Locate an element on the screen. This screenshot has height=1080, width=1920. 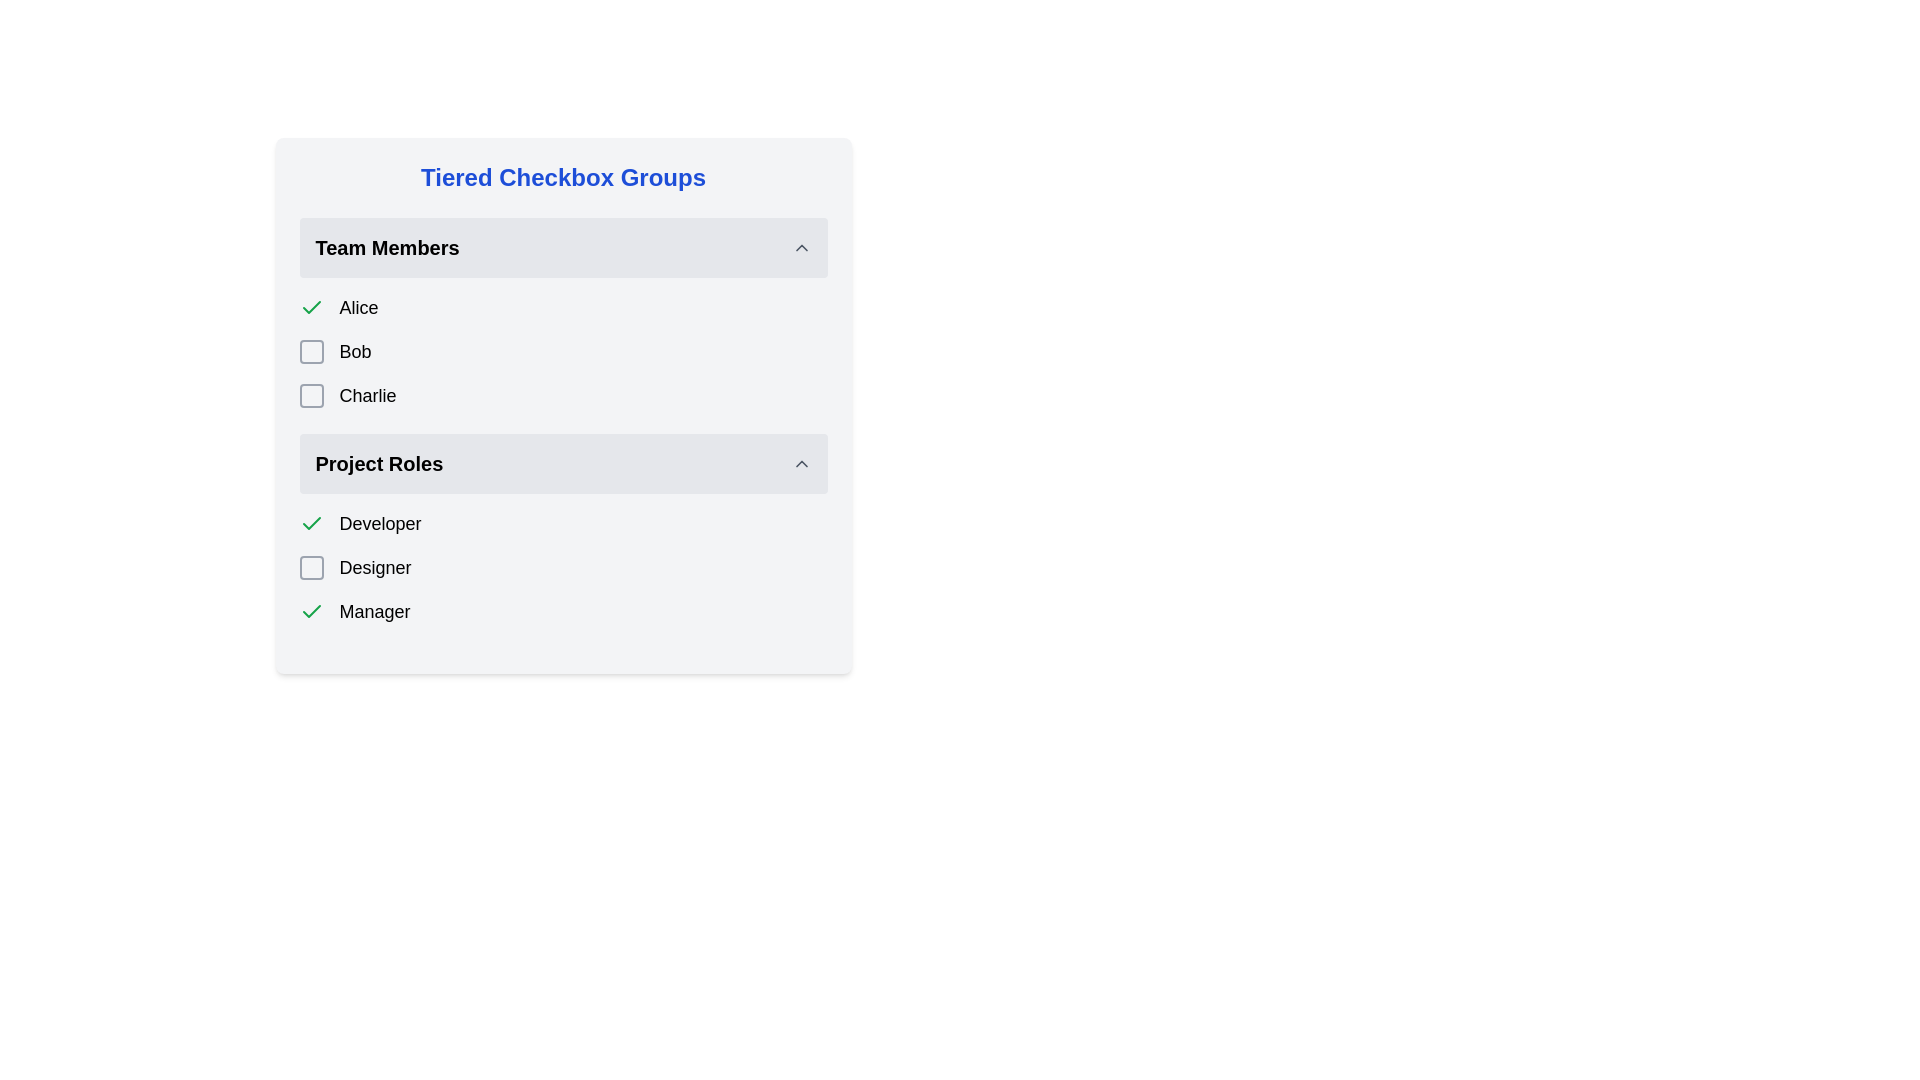
the label indicating 'Team Members', which serves as a heading for the related content is located at coordinates (387, 246).